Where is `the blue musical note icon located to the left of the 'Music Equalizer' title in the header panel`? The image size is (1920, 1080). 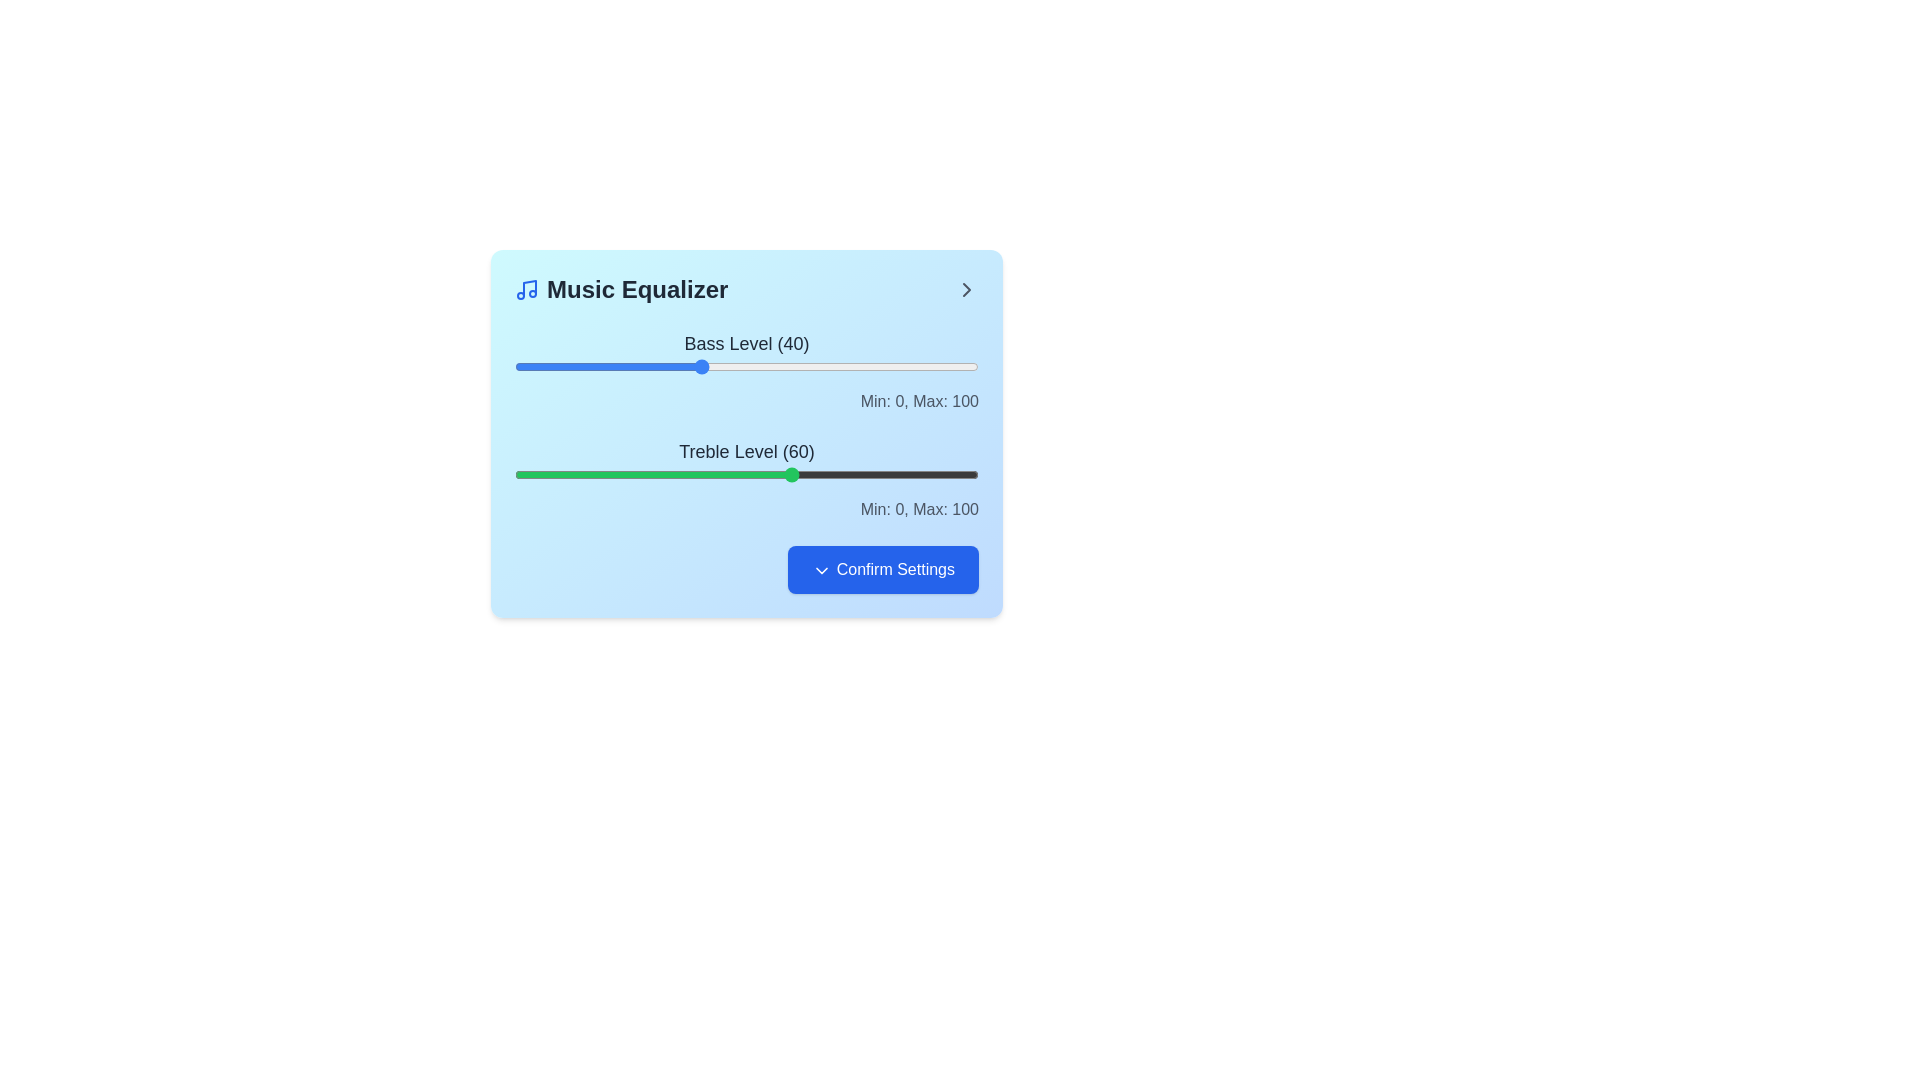 the blue musical note icon located to the left of the 'Music Equalizer' title in the header panel is located at coordinates (527, 289).